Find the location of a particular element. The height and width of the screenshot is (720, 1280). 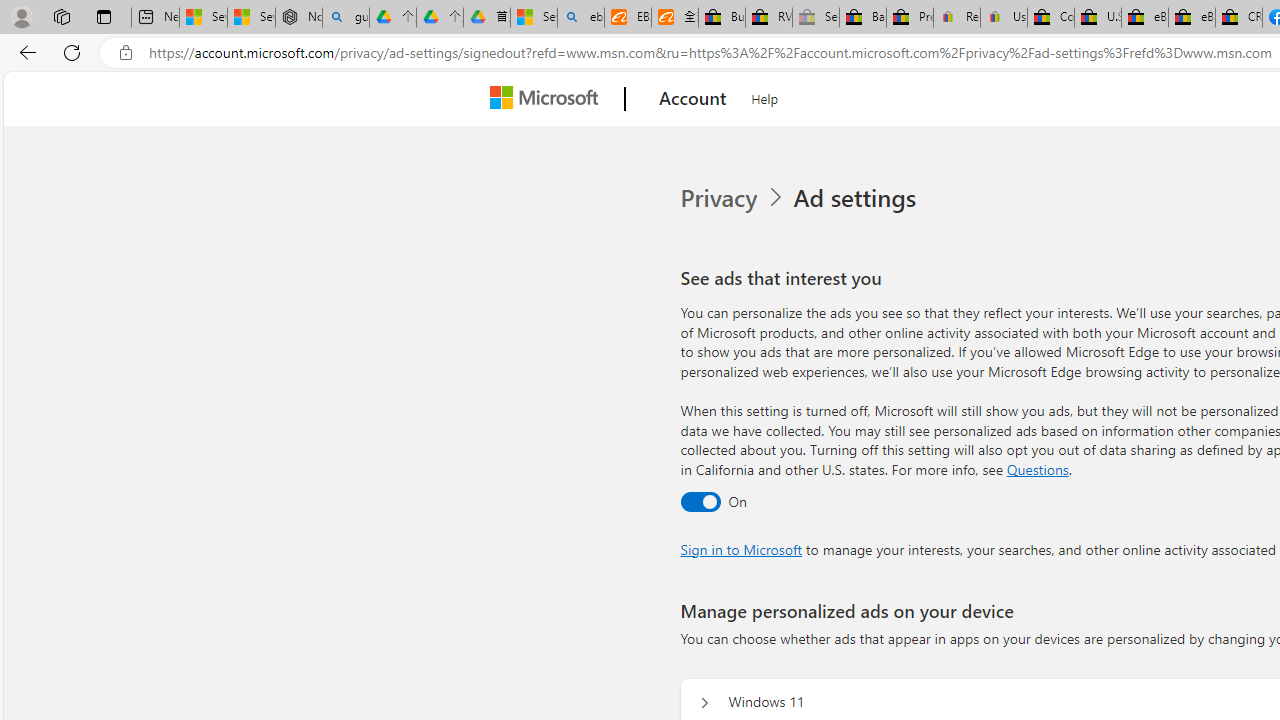

'Baby Keepsakes & Announcements for sale | eBay' is located at coordinates (862, 17).